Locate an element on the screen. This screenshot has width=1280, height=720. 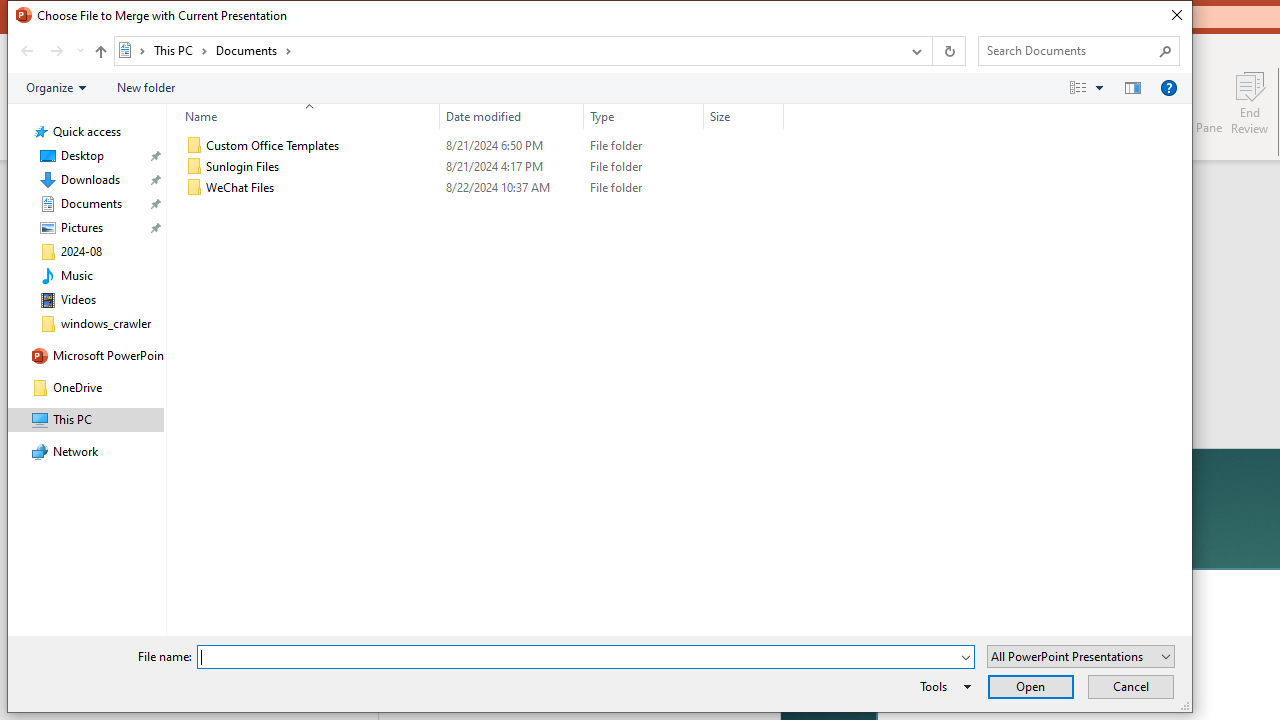
'Sunlogin Files' is located at coordinates (480, 166).